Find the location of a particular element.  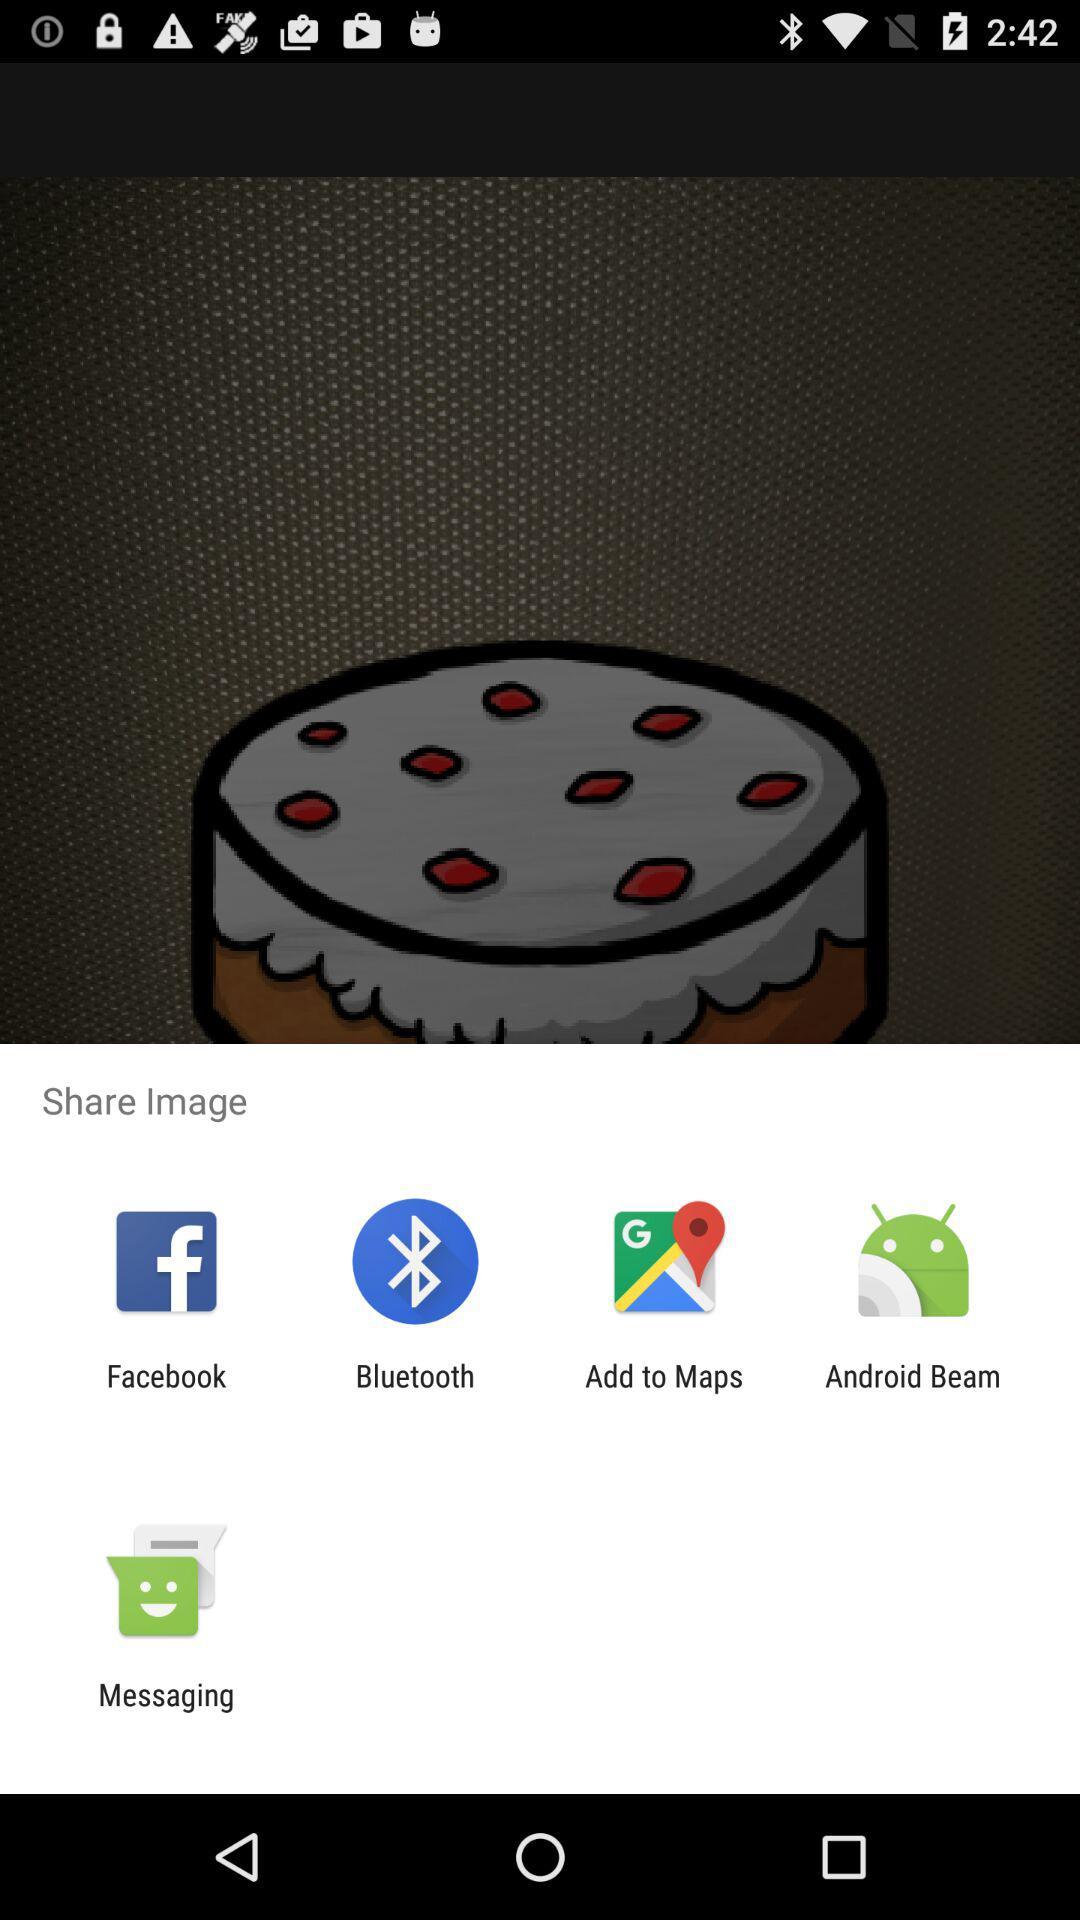

android beam app is located at coordinates (913, 1392).